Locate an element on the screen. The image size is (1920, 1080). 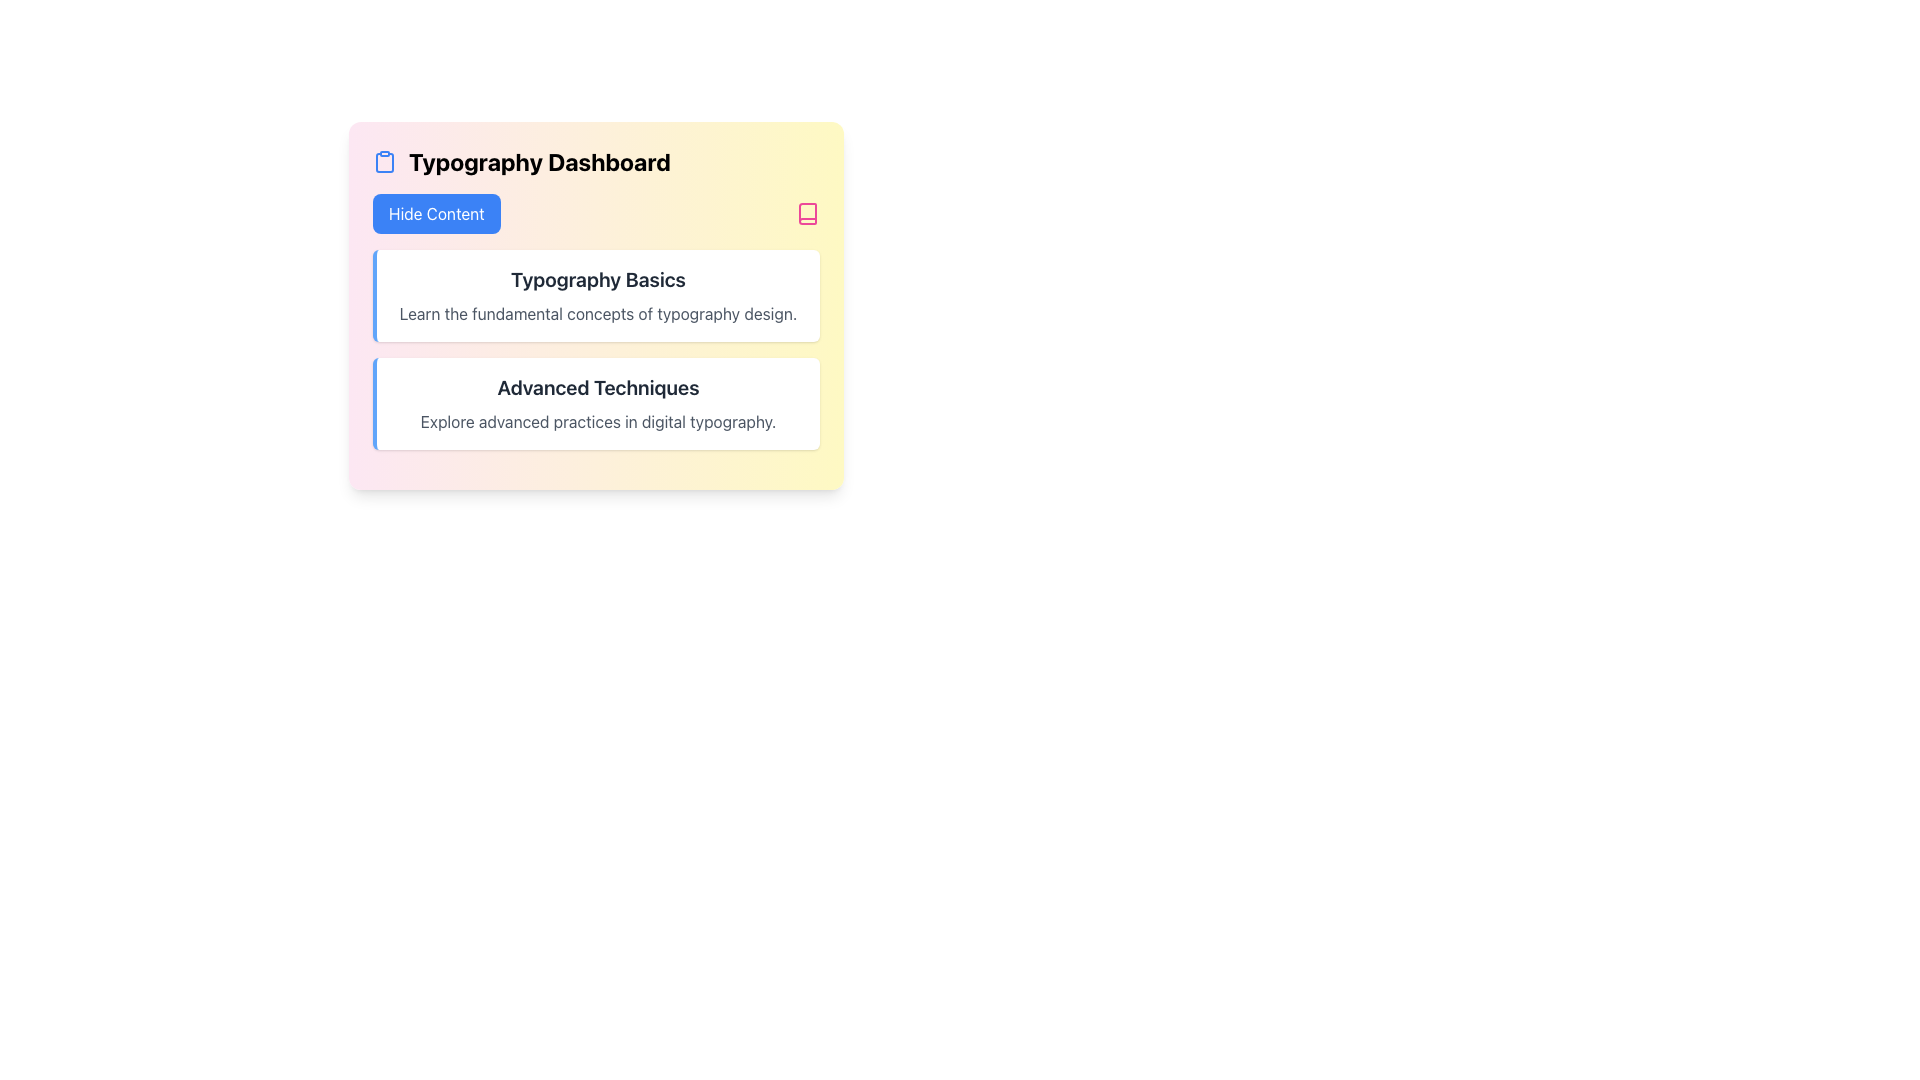
the decorative icon located to the left of the 'Typography Dashboard' title, which enhances the visual appeal of the dashboard's header is located at coordinates (384, 161).